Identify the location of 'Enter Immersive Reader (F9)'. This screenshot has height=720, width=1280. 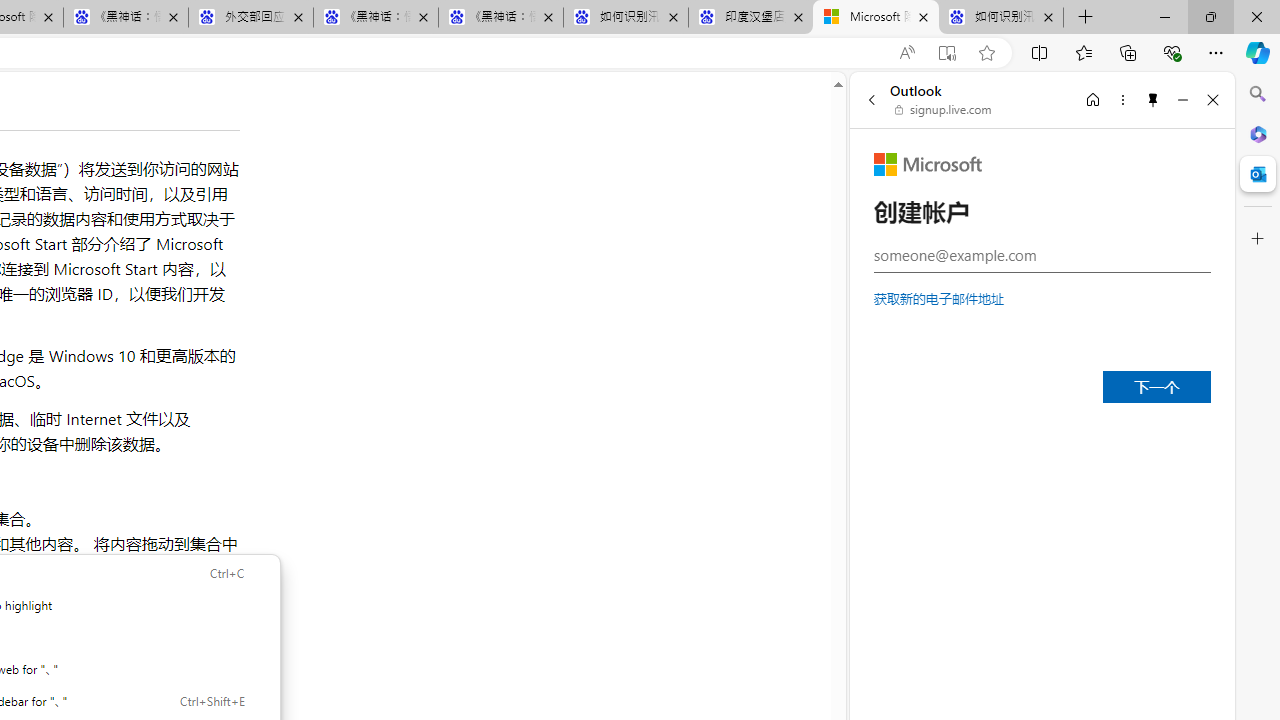
(945, 52).